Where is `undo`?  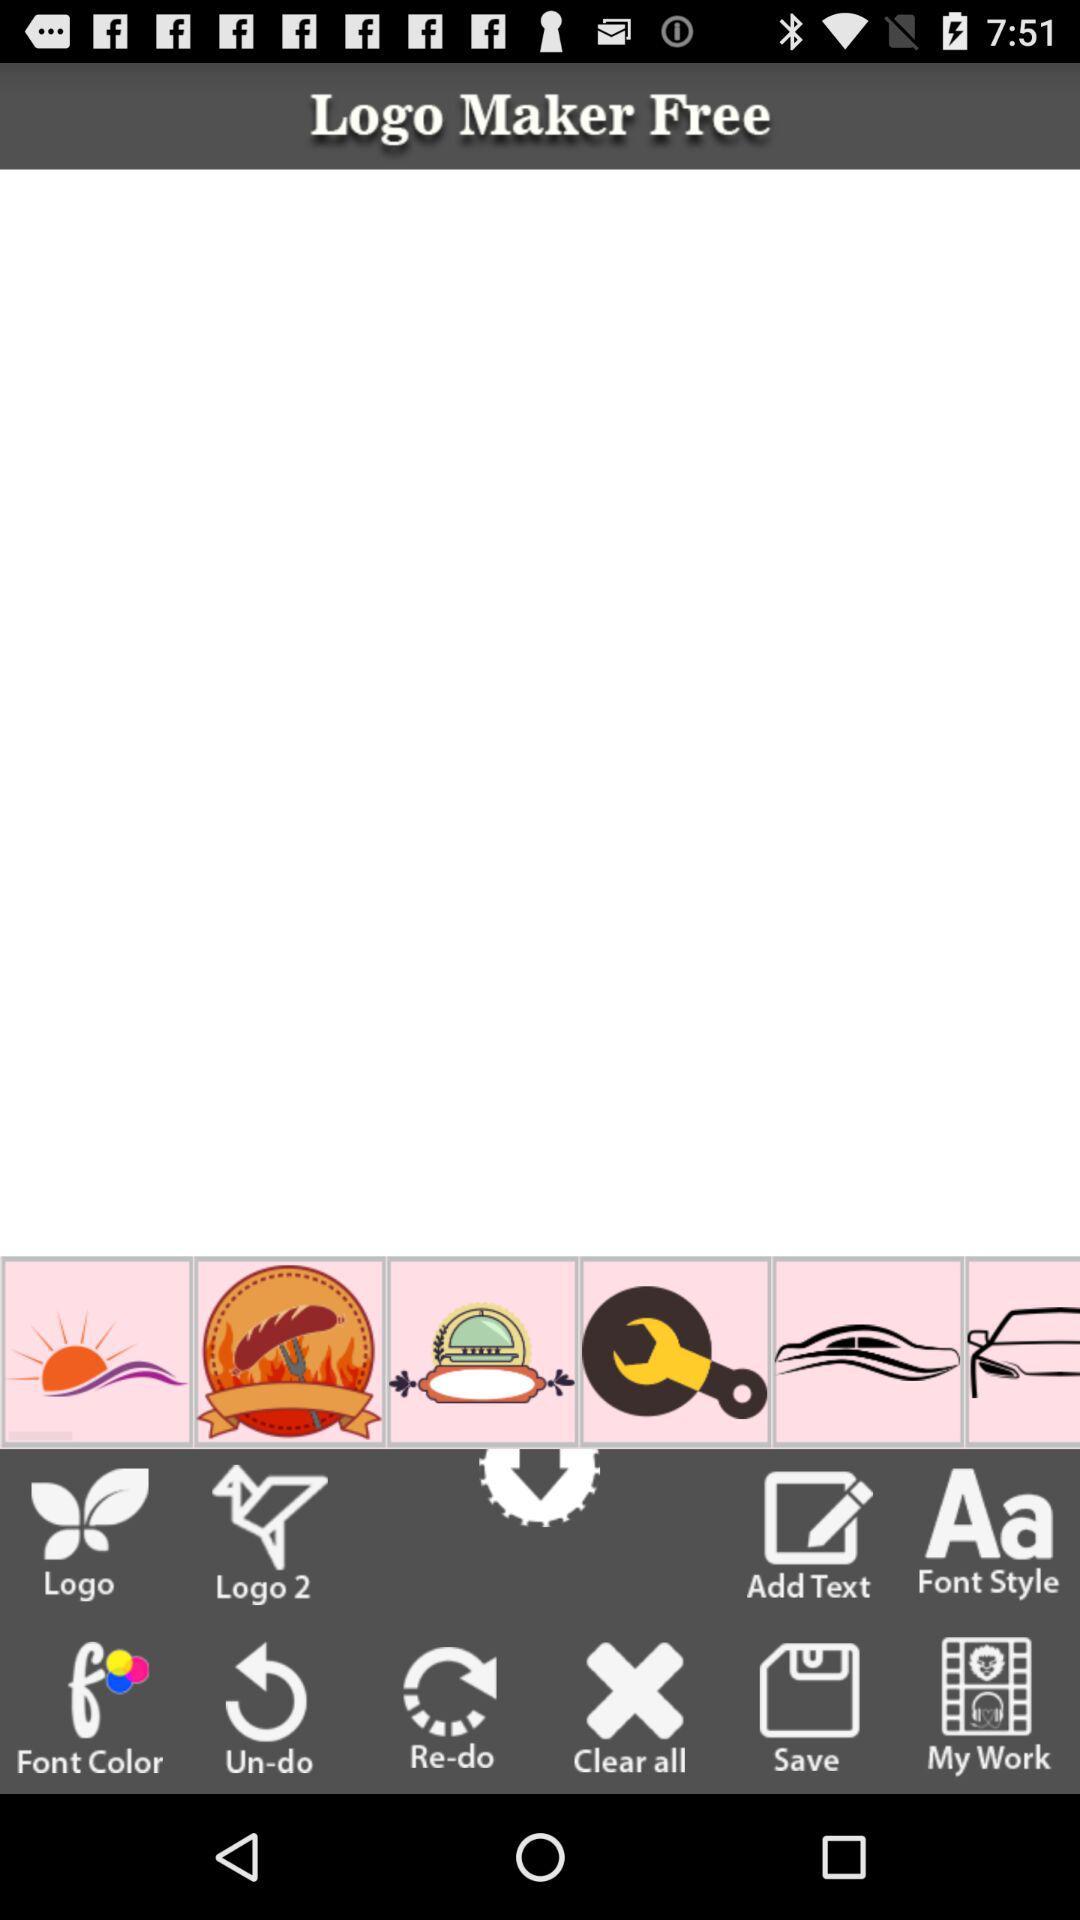
undo is located at coordinates (270, 1706).